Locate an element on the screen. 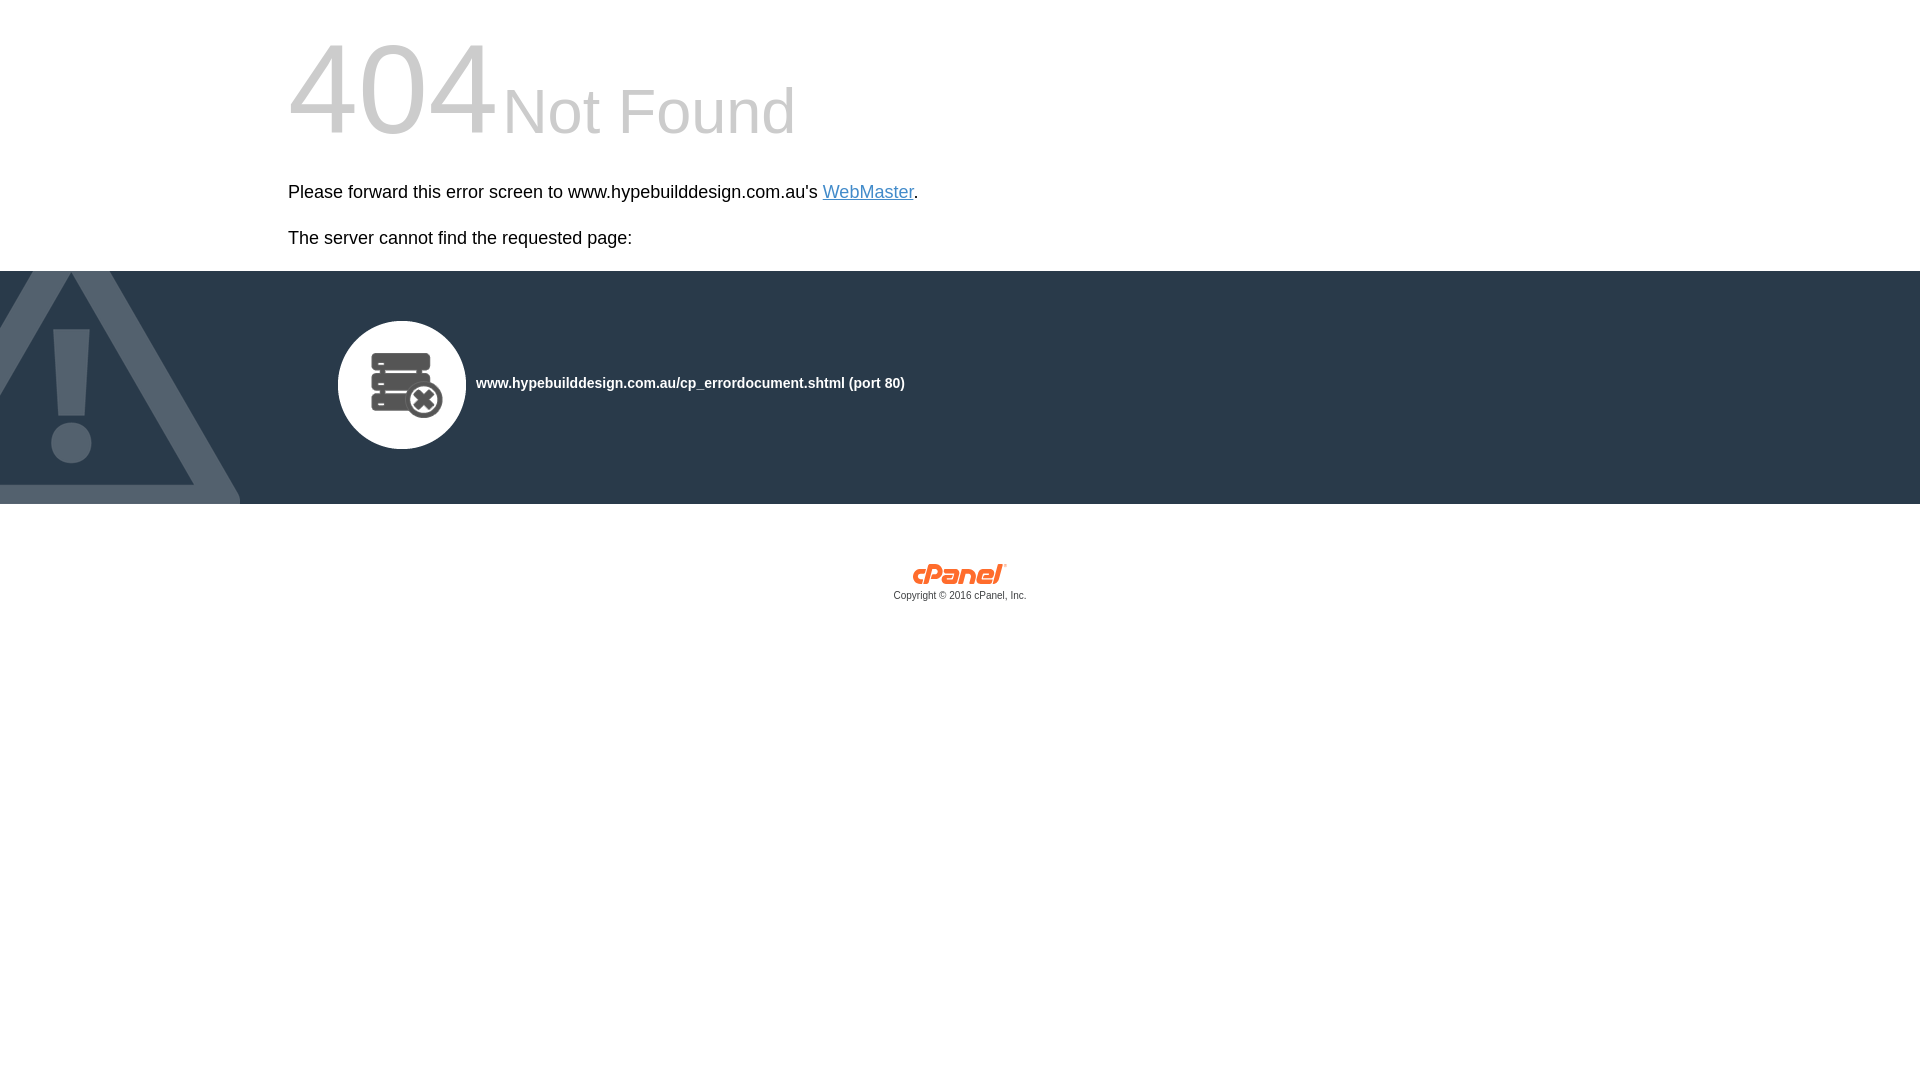 Image resolution: width=1920 pixels, height=1080 pixels. 'WebMaster' is located at coordinates (868, 192).